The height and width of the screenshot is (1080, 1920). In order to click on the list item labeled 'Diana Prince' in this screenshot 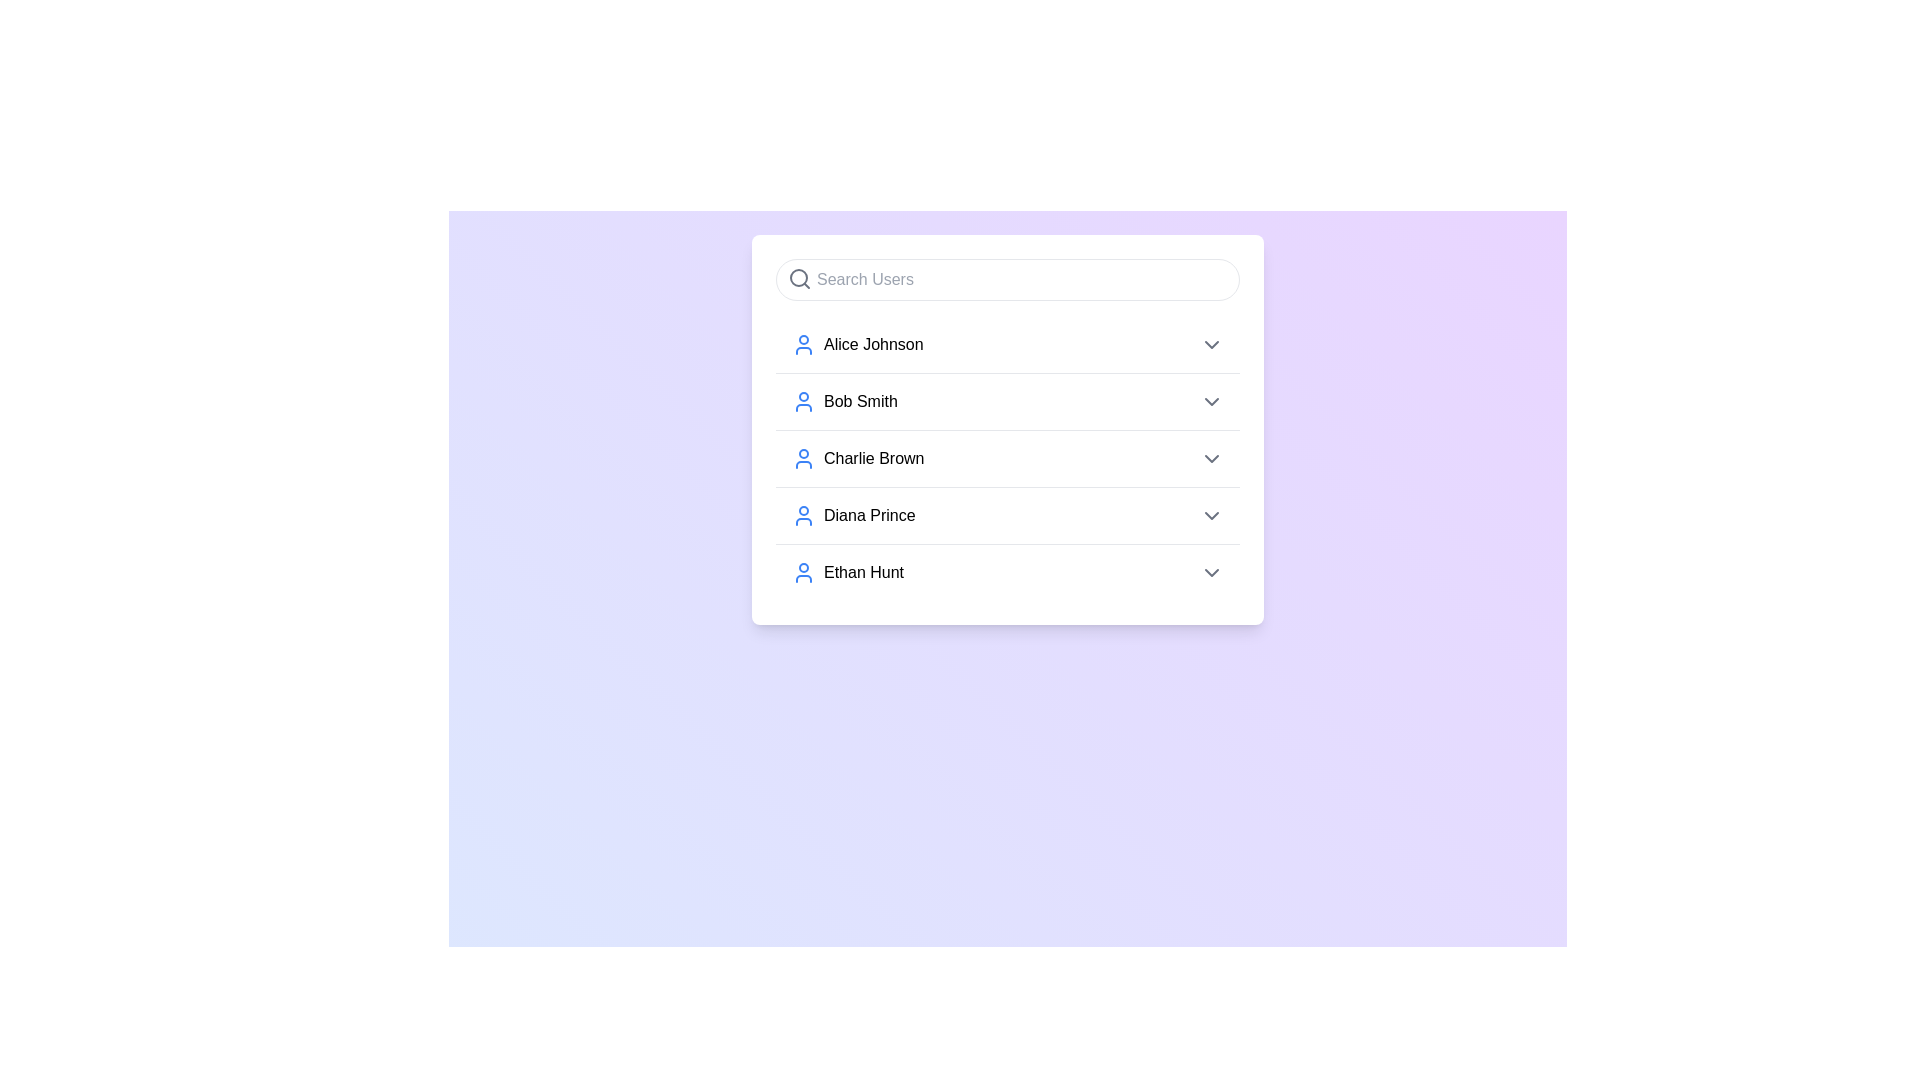, I will do `click(1008, 514)`.